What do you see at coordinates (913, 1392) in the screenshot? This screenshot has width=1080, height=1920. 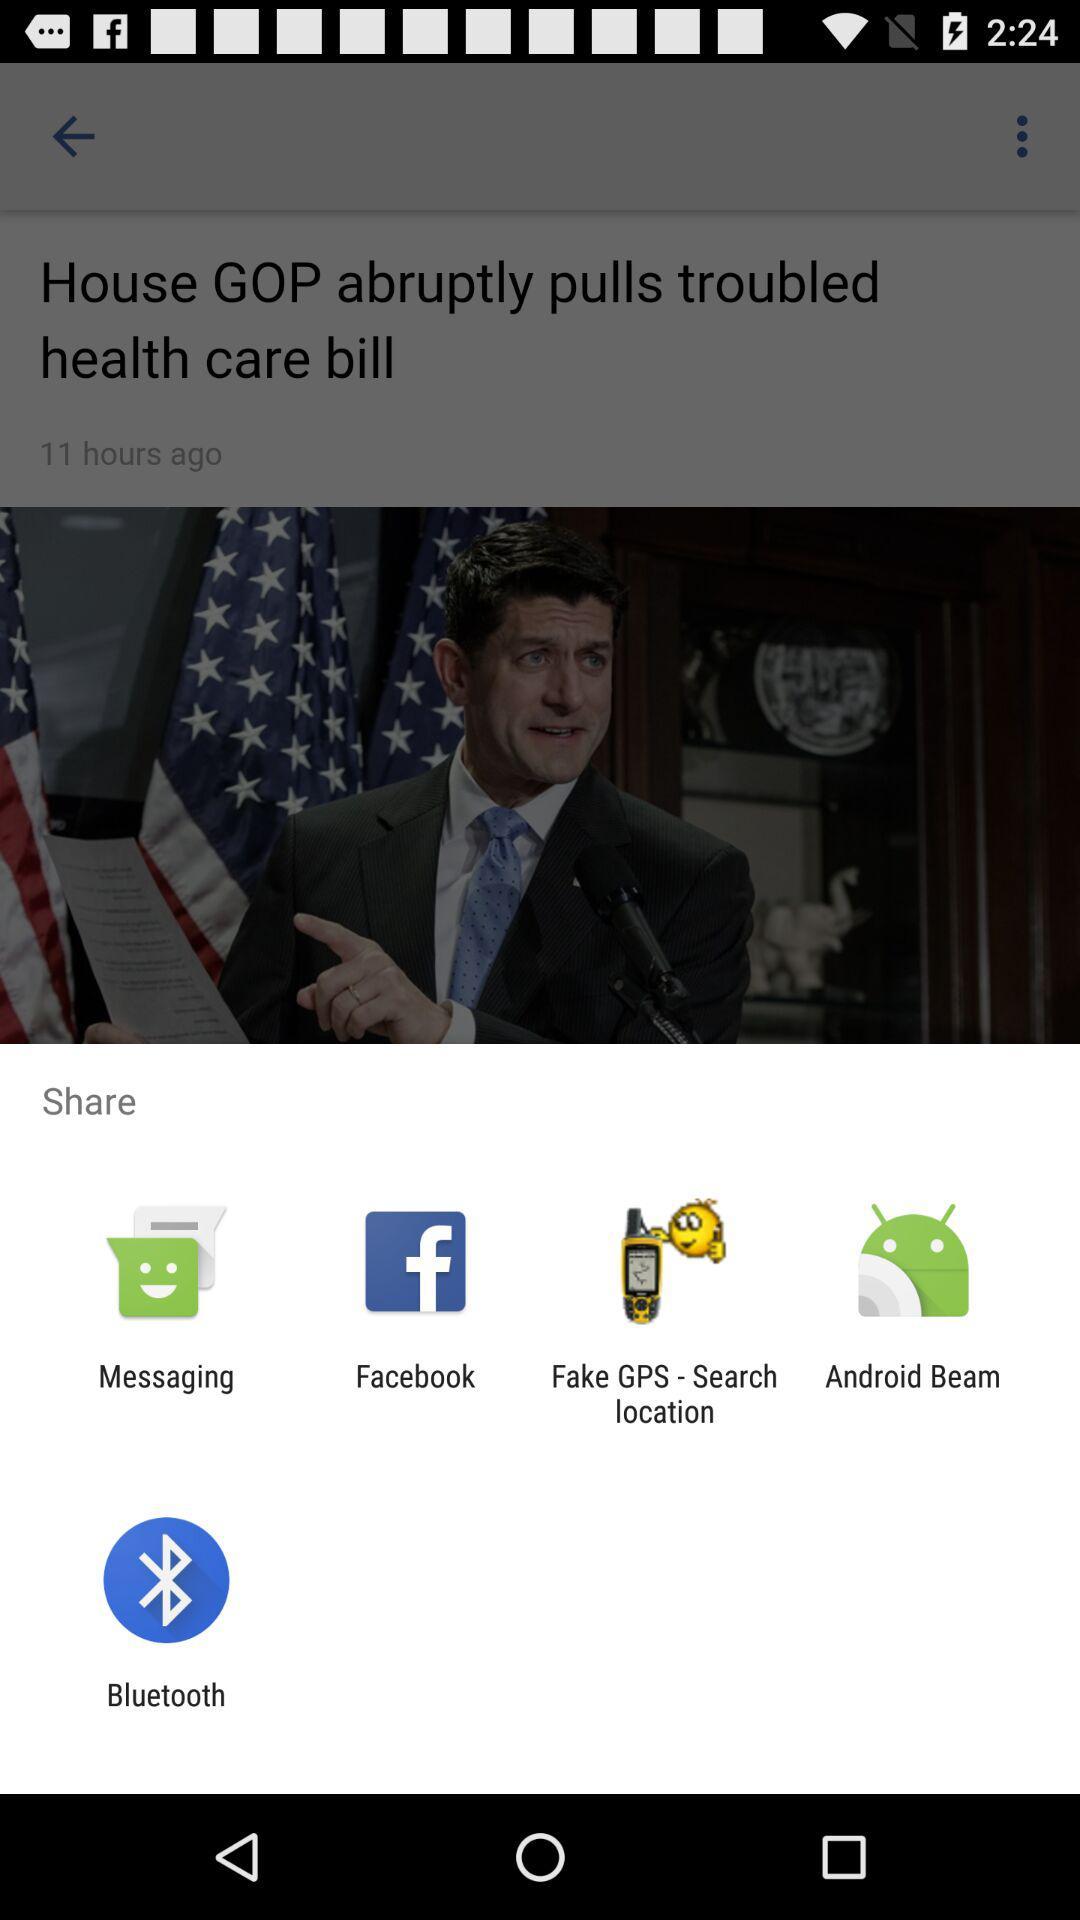 I see `icon at the bottom right corner` at bounding box center [913, 1392].